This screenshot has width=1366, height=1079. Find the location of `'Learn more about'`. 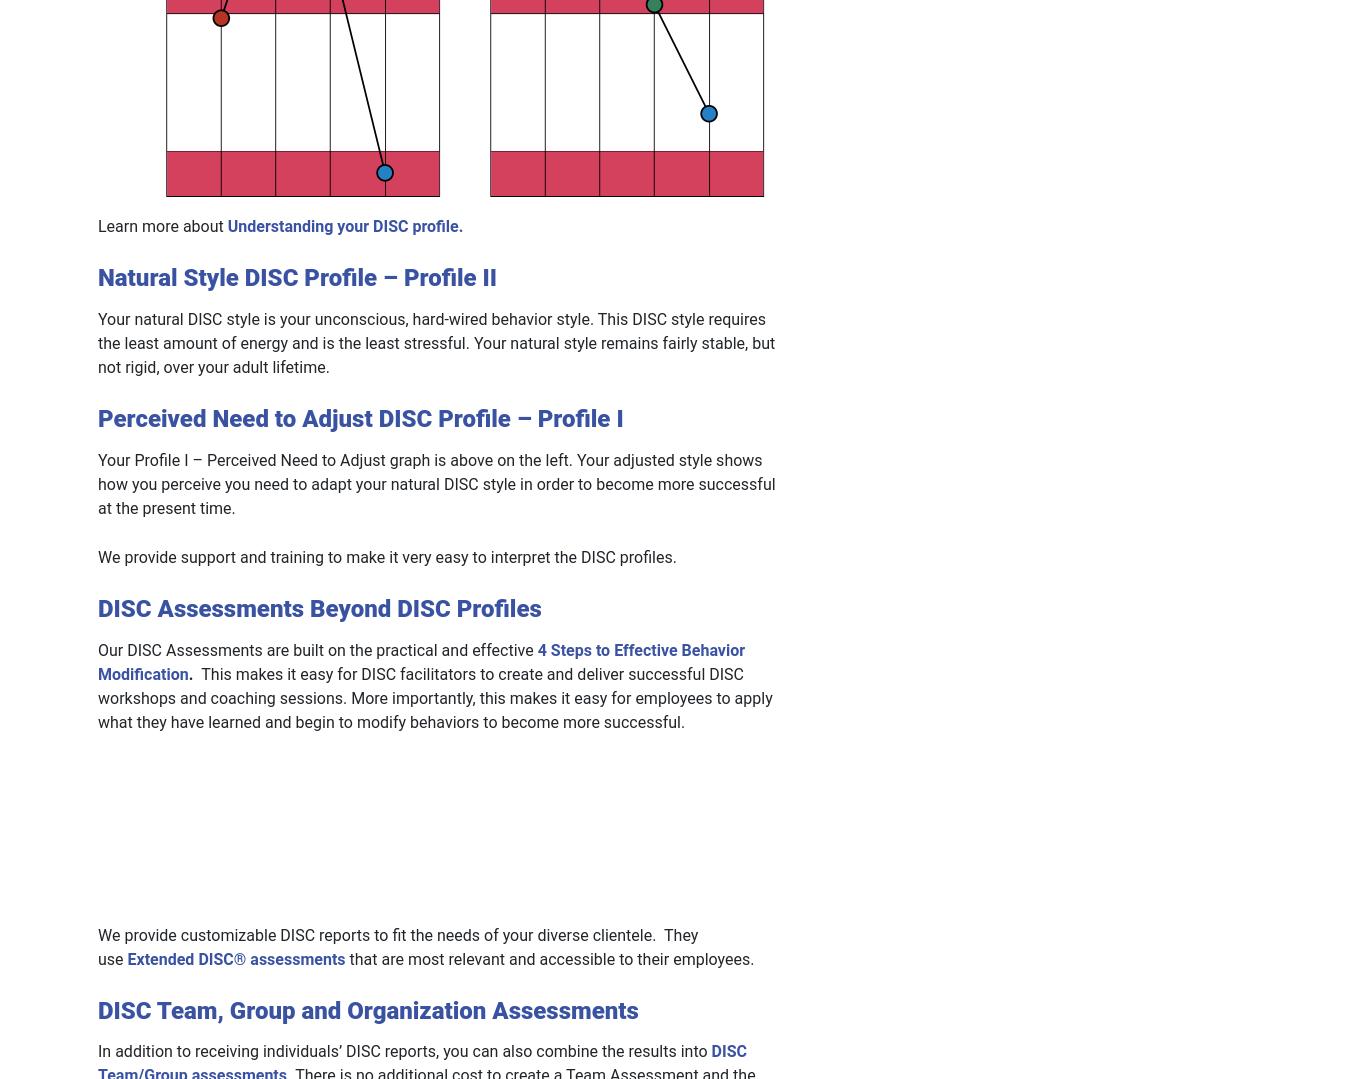

'Learn more about' is located at coordinates (161, 225).